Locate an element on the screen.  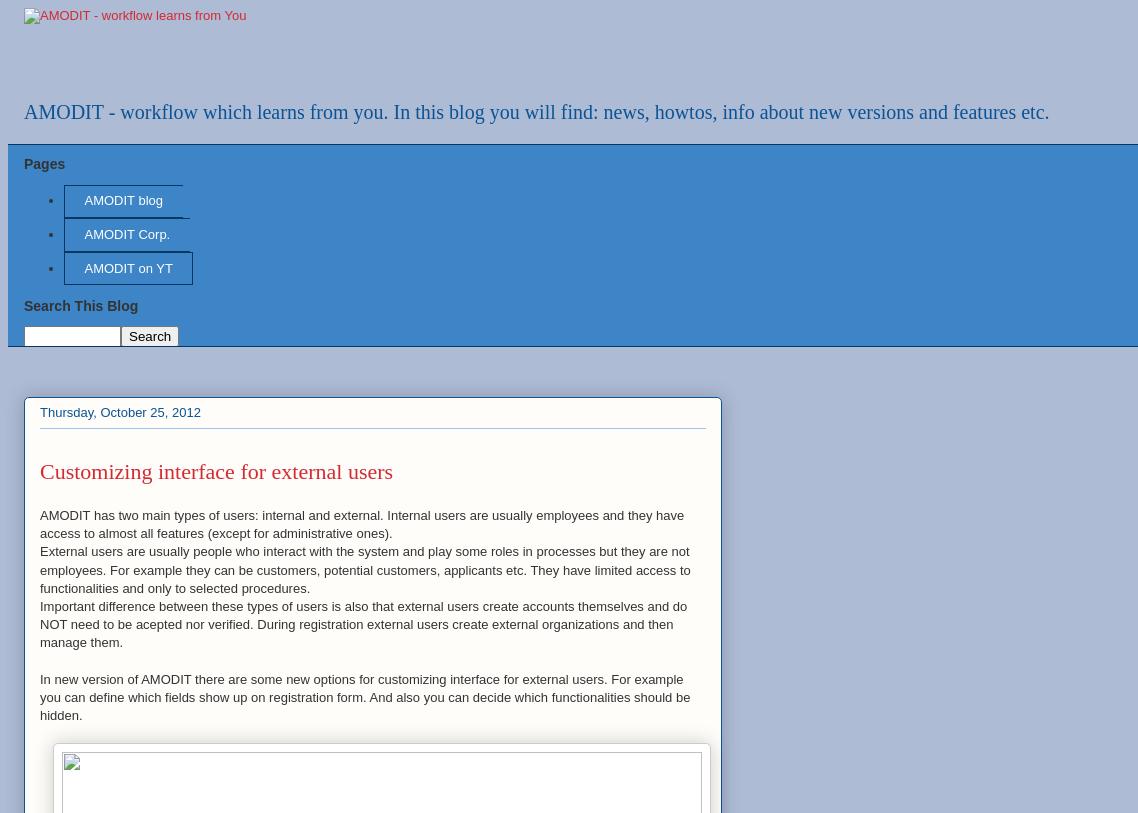
'AMODIT has two main types of users: internal and external. Internal users are usually employees and they have access to almost all features (except for administrative ones).' is located at coordinates (39, 524).